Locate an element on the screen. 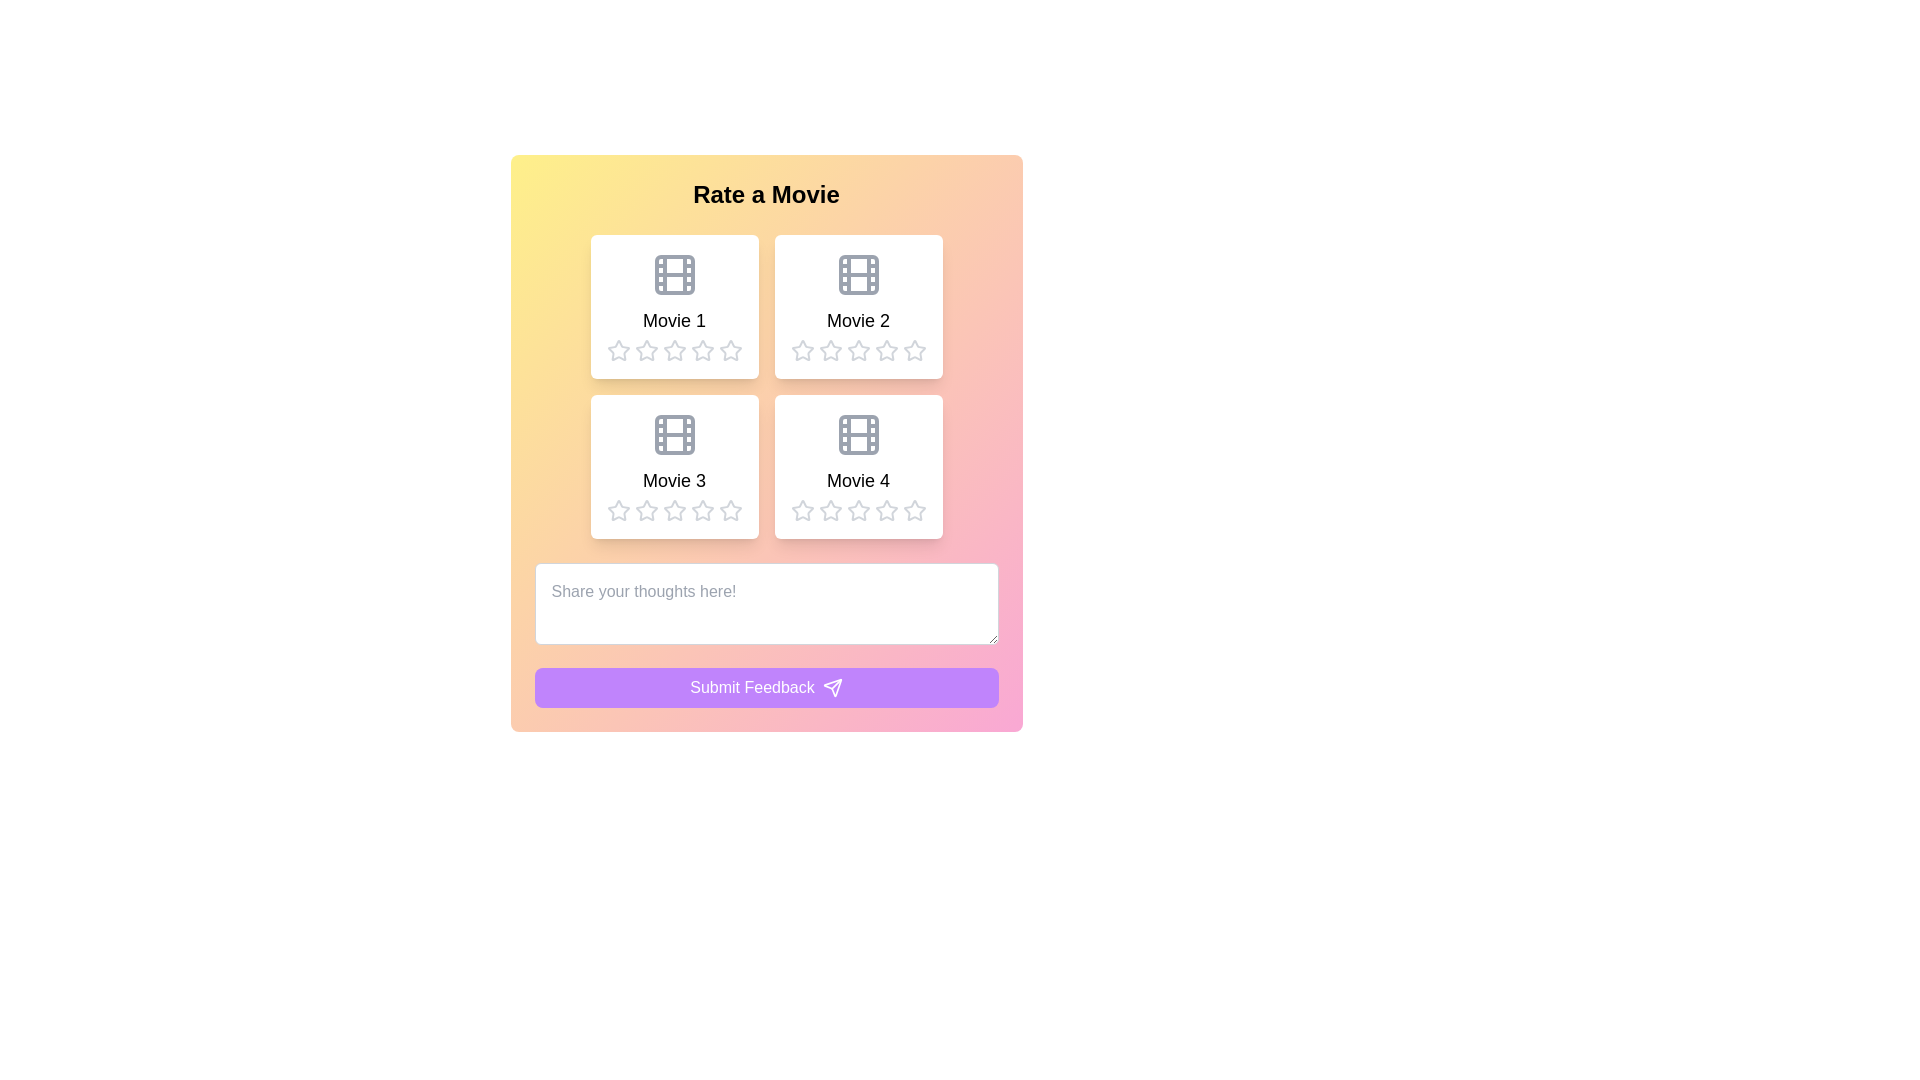 This screenshot has width=1920, height=1080. the second star icon for rating purposes located under the 'Movie 2' title is located at coordinates (830, 349).